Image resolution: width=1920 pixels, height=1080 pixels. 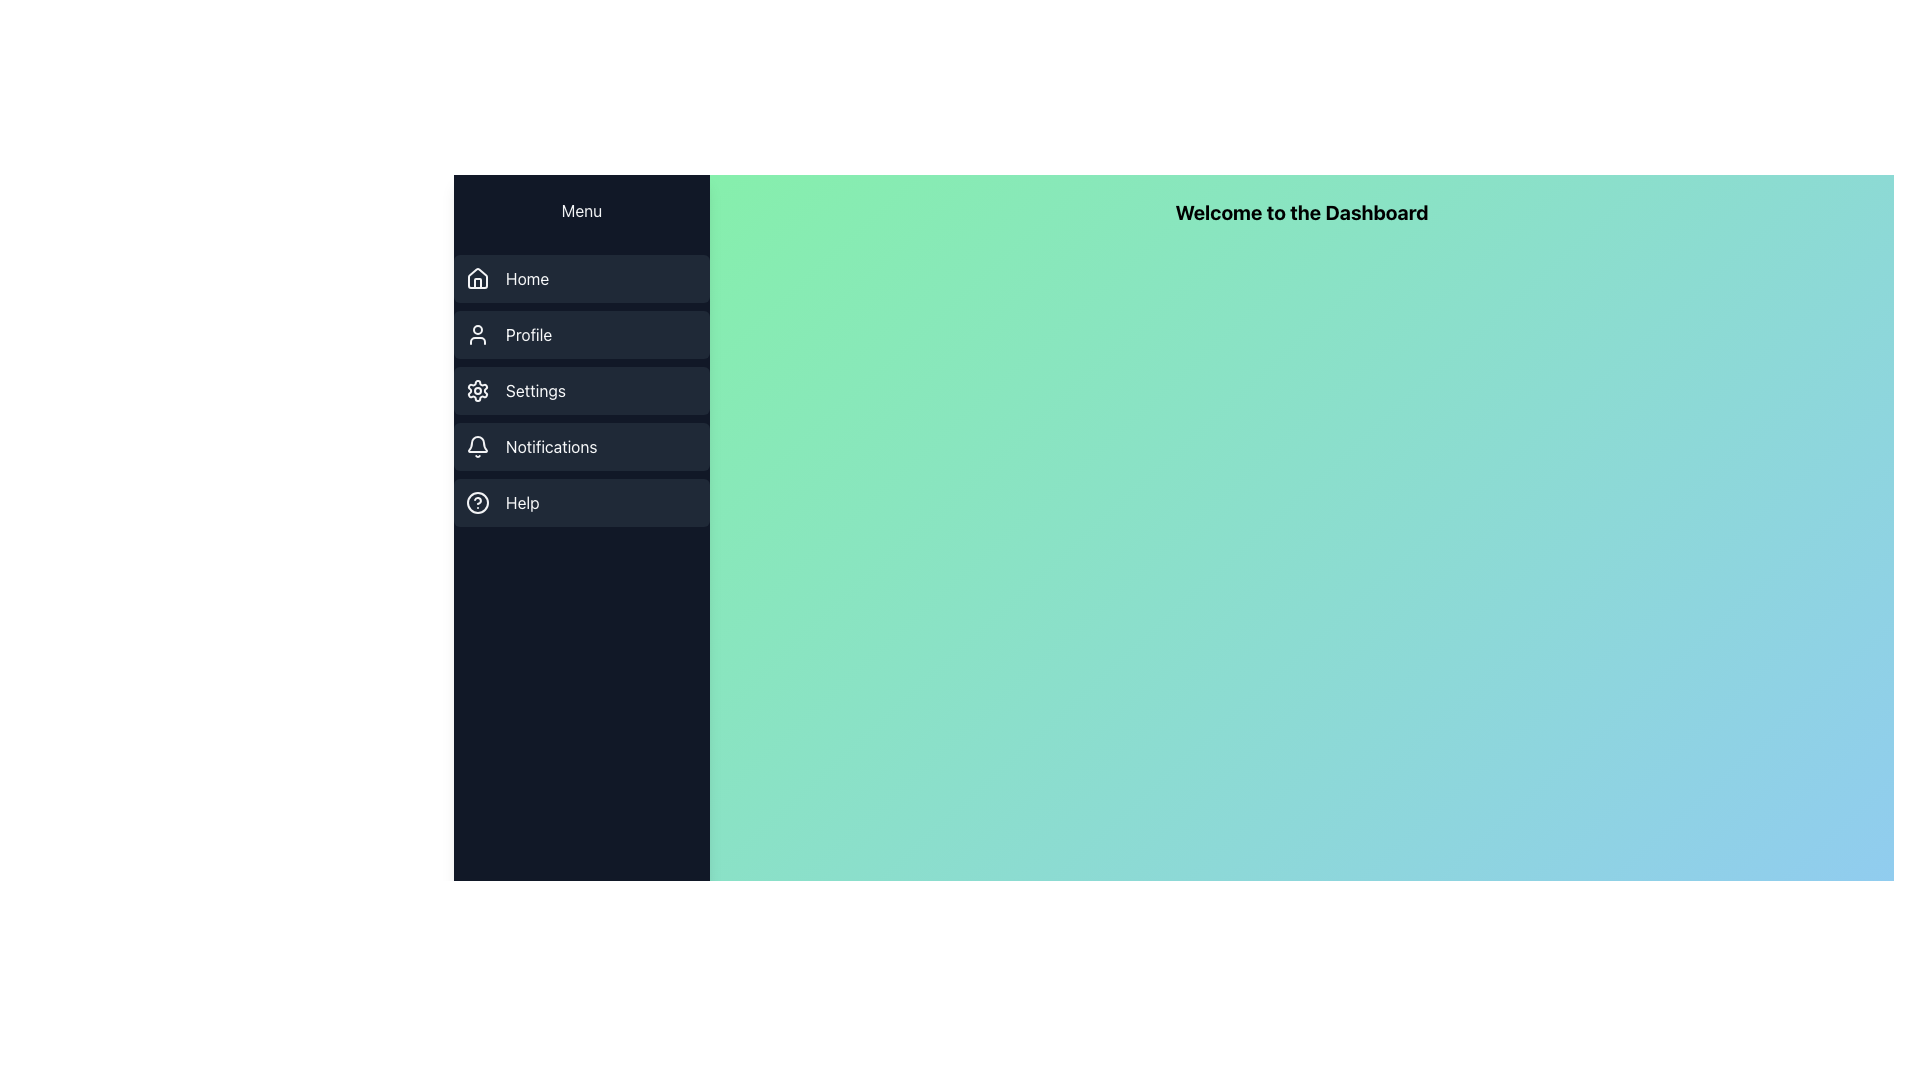 What do you see at coordinates (580, 446) in the screenshot?
I see `the 'Notifications' button, which is the fourth button in the vertical list of five buttons in the sidebar menu, located below the 'Settings' button and above the 'Help' button` at bounding box center [580, 446].